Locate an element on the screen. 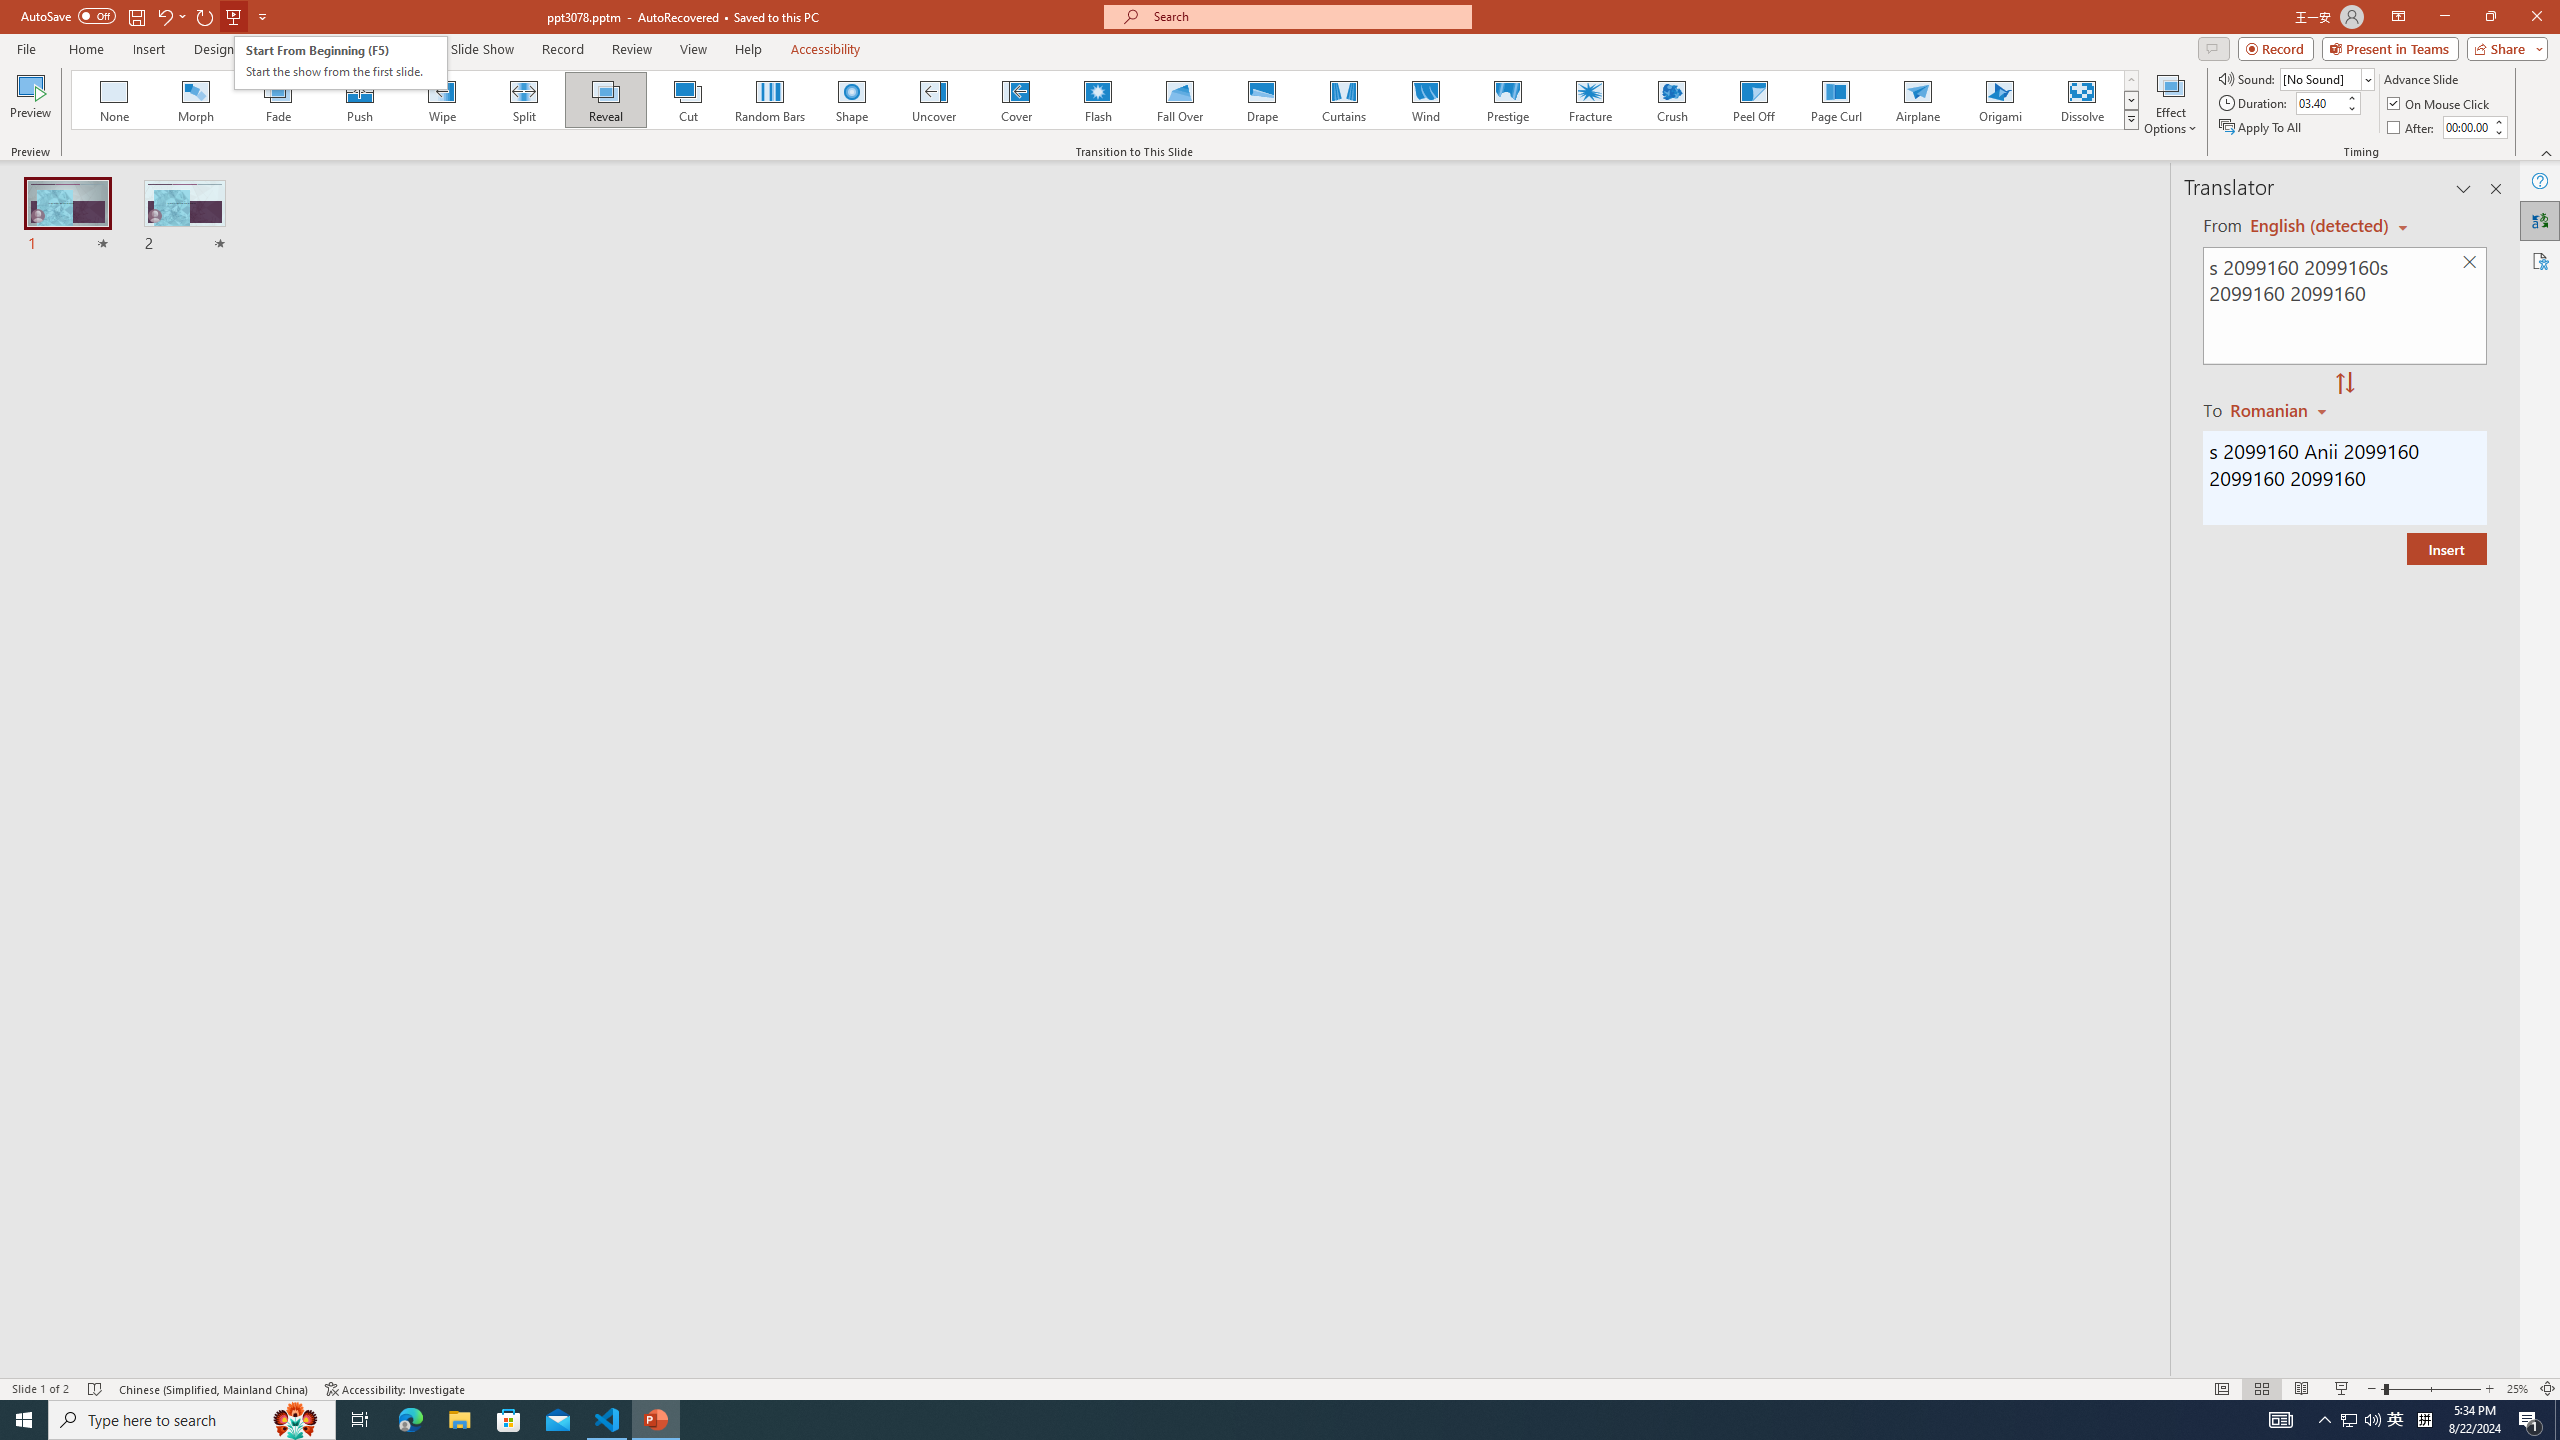  'Page Curl' is located at coordinates (1834, 99).